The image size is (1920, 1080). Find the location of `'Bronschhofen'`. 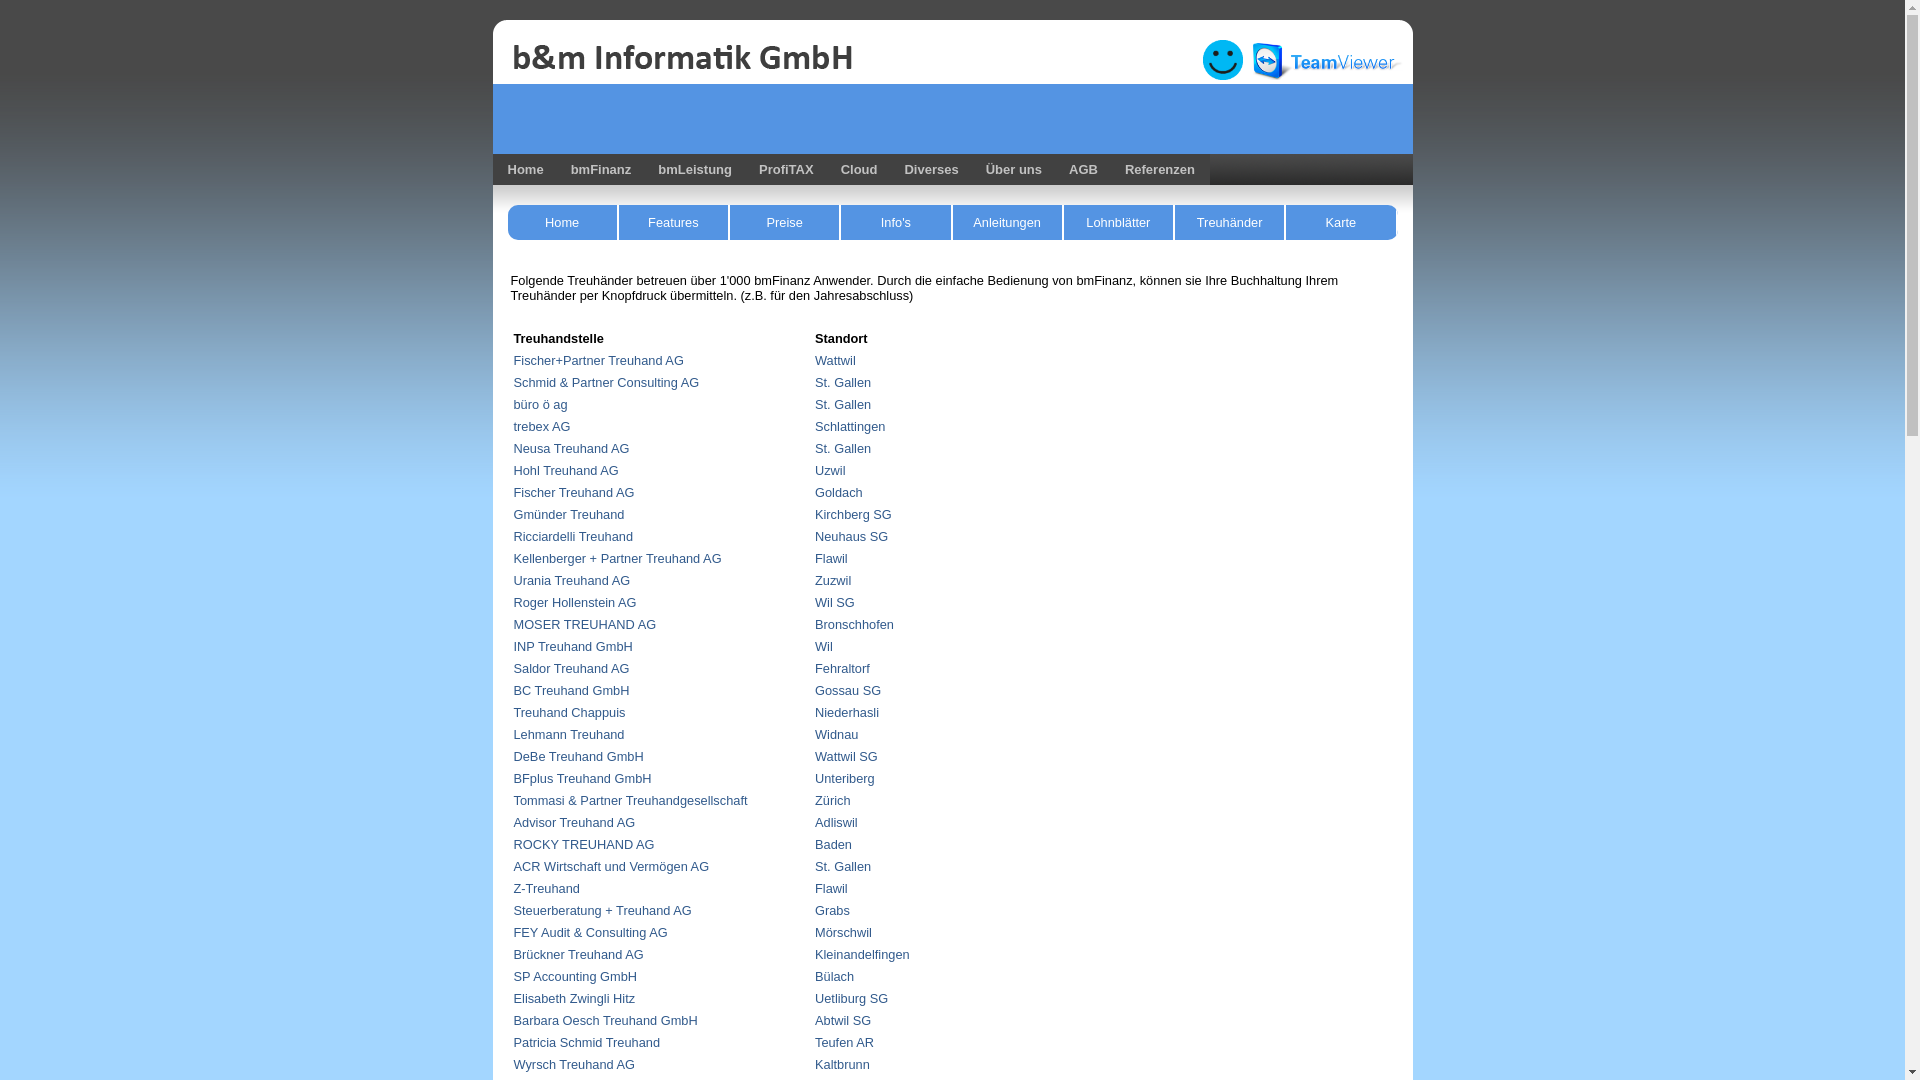

'Bronschhofen' is located at coordinates (854, 623).